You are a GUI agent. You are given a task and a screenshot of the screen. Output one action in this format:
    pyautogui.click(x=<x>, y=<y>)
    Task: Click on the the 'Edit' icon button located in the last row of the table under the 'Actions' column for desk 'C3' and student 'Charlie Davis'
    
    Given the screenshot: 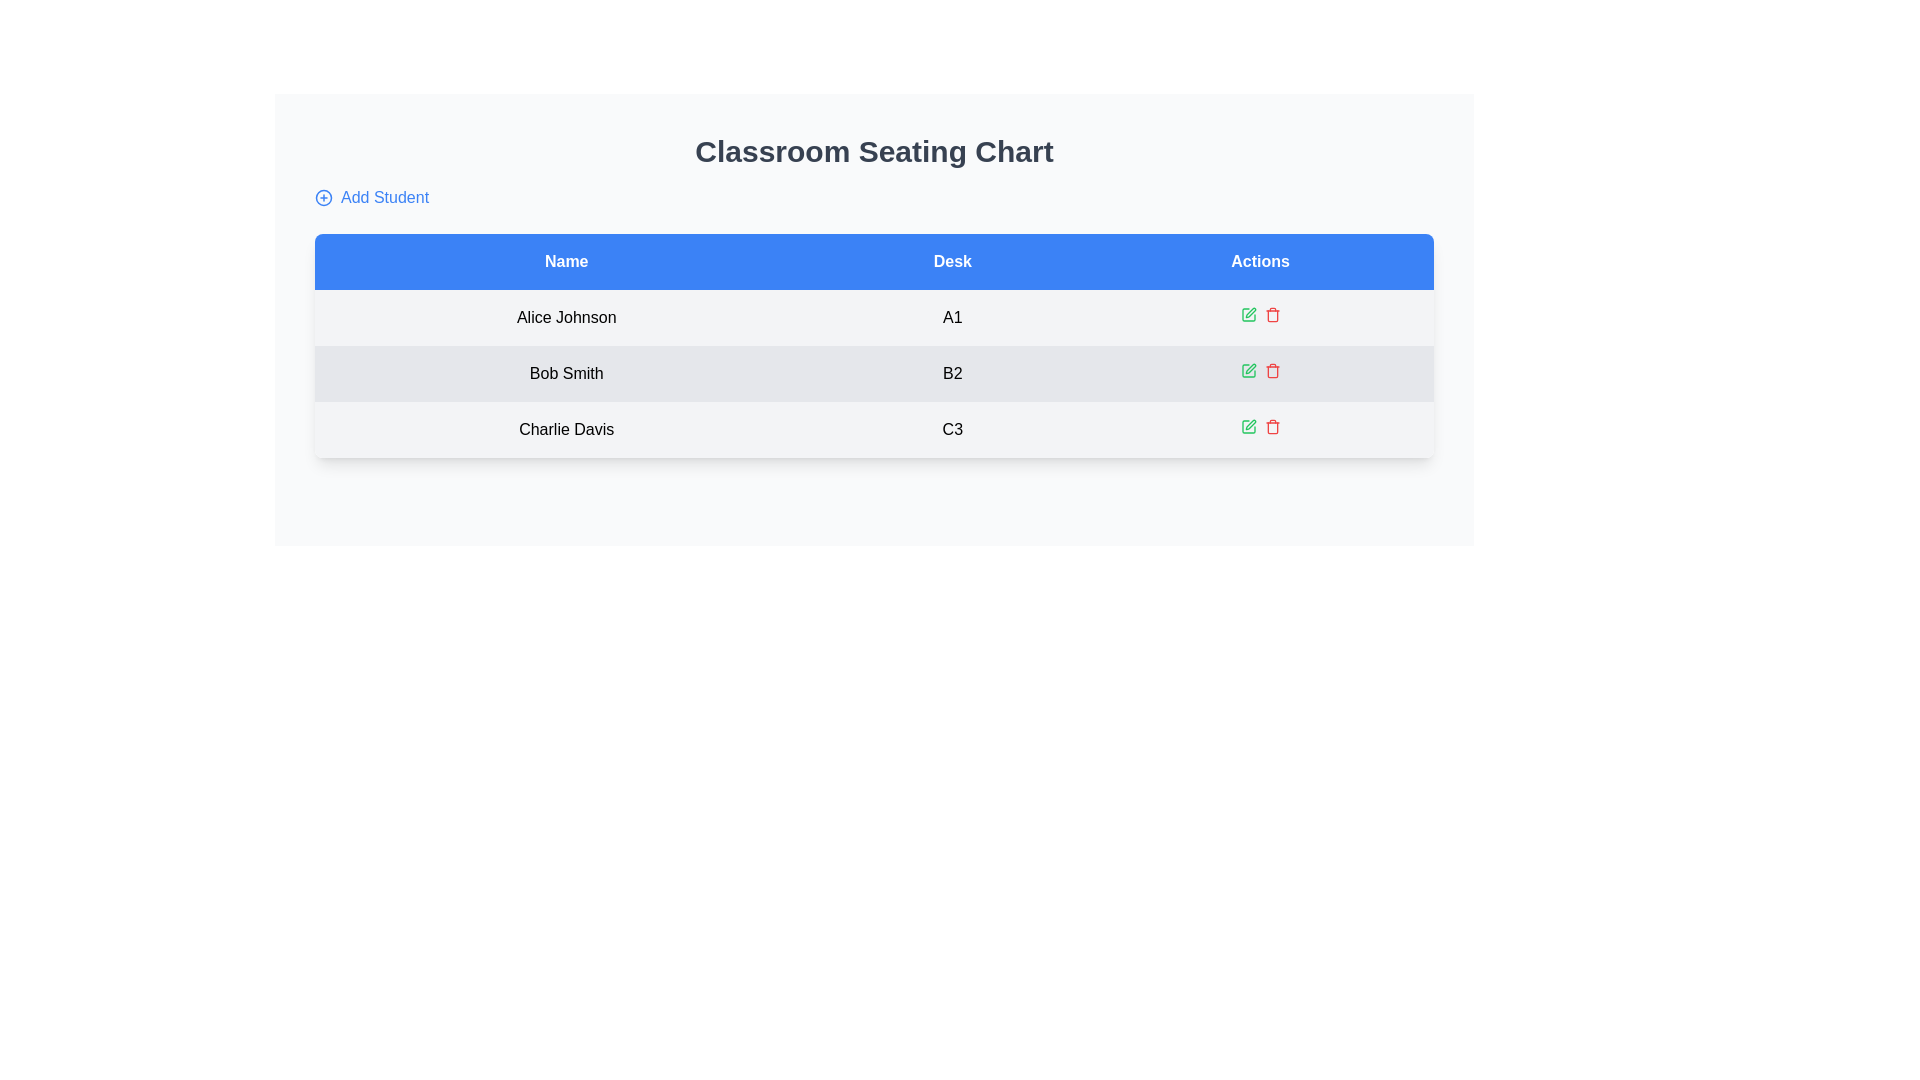 What is the action you would take?
    pyautogui.click(x=1247, y=426)
    